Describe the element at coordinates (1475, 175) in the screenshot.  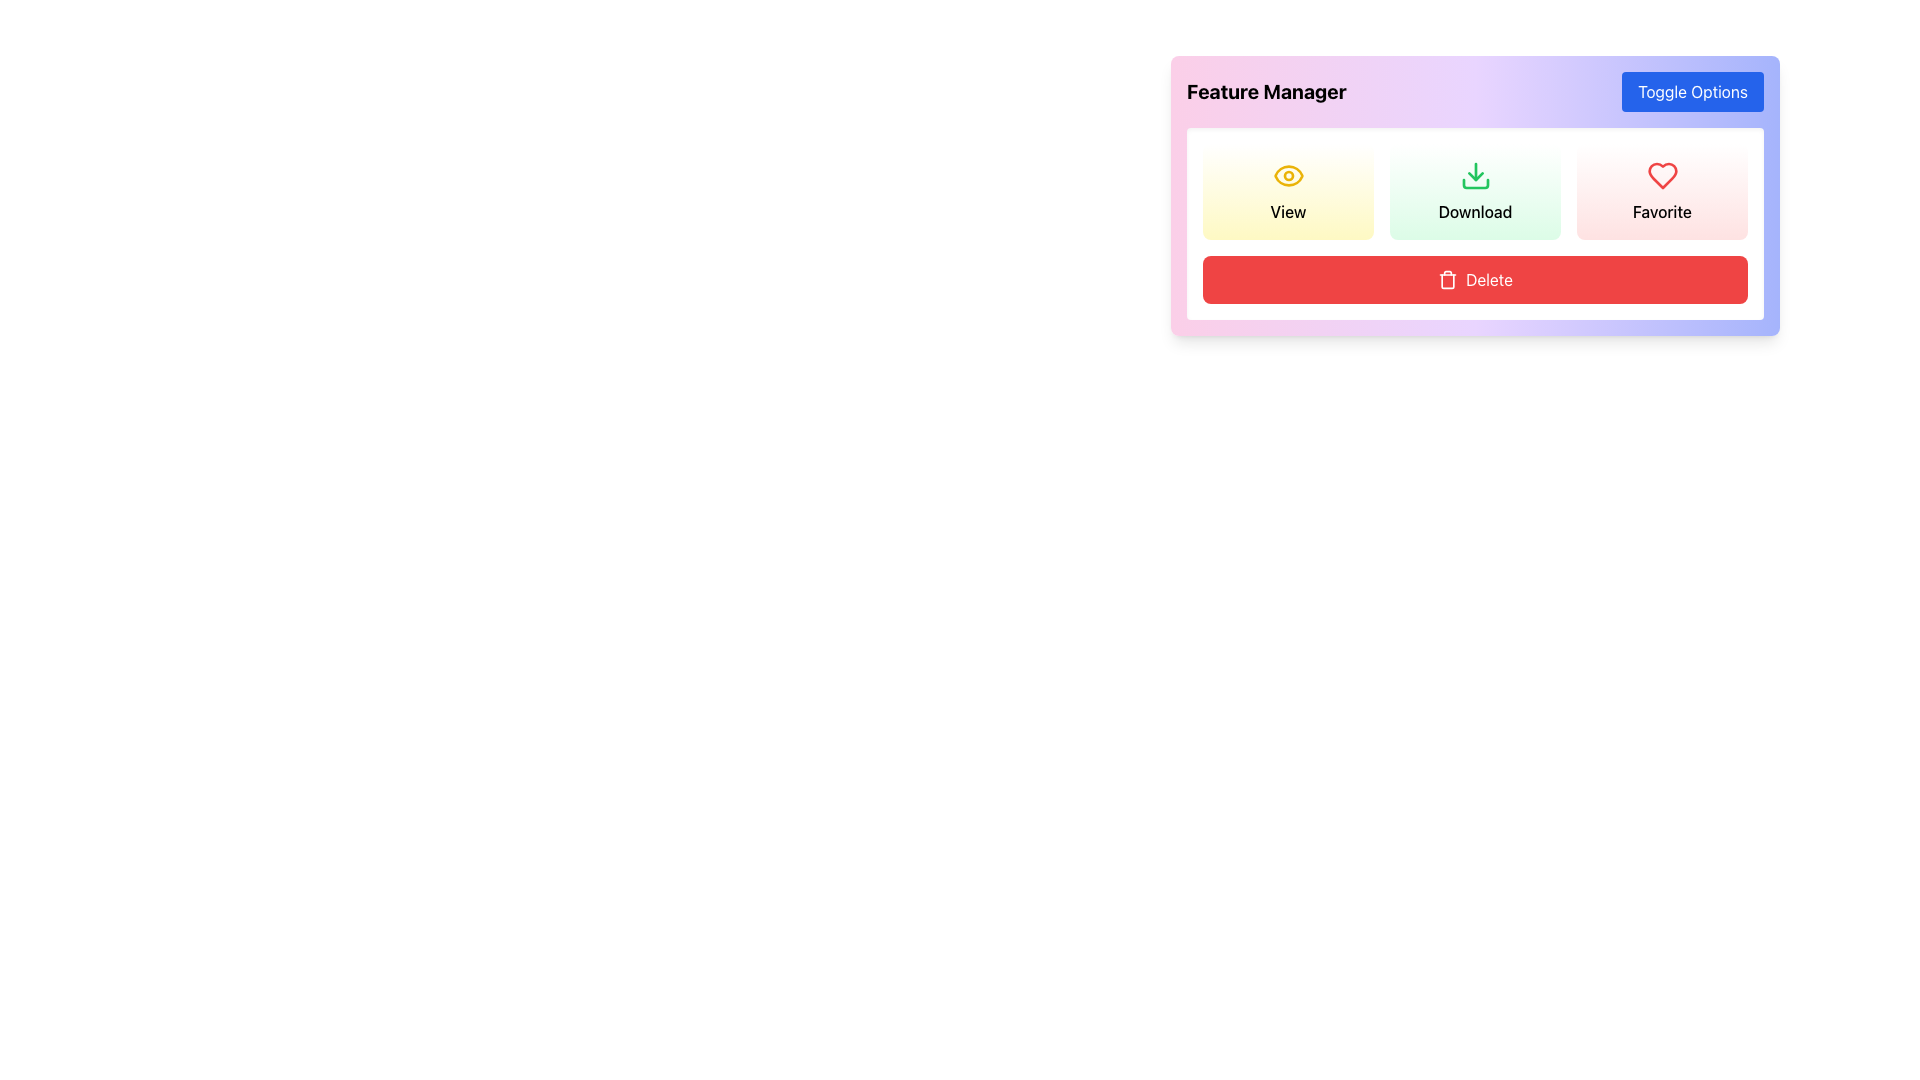
I see `the downward arrow icon in the 'Download' button, which has a green gradient background, to initiate the download action` at that location.